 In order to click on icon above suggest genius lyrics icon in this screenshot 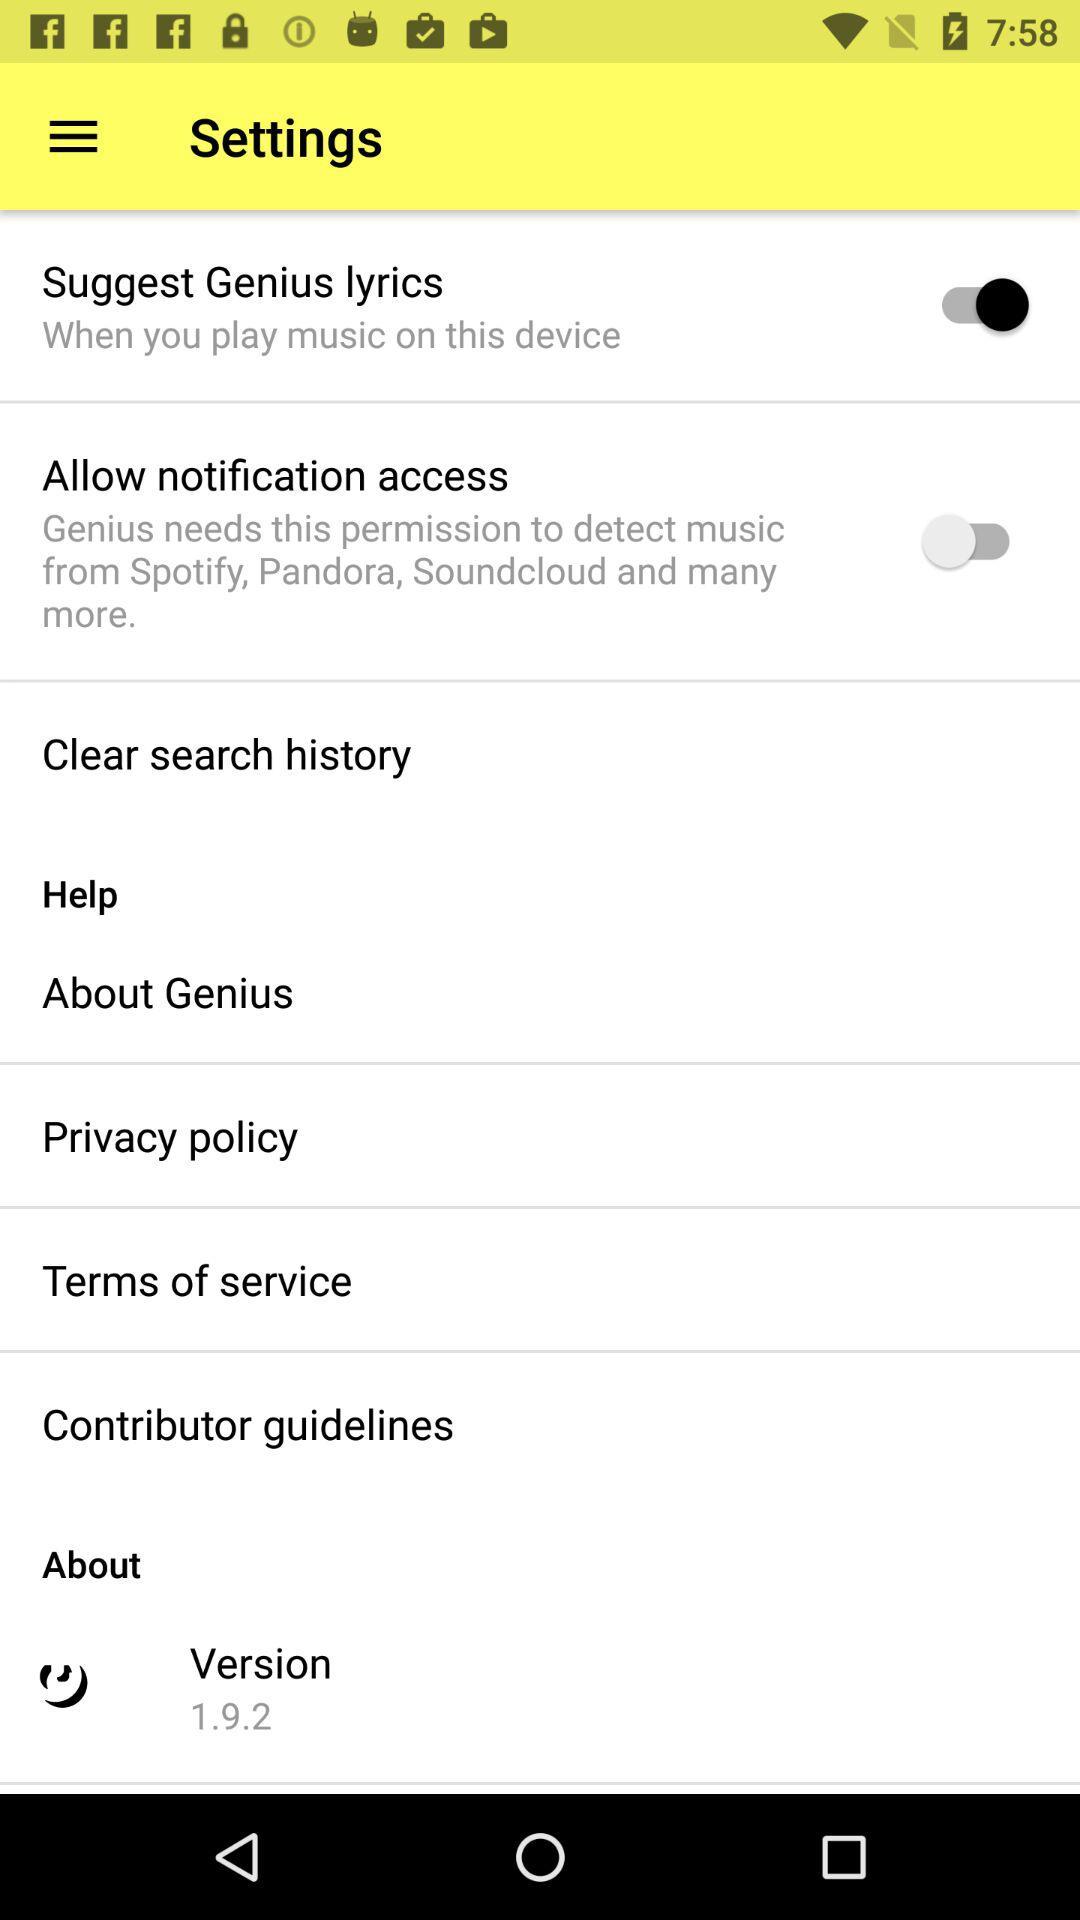, I will do `click(72, 135)`.